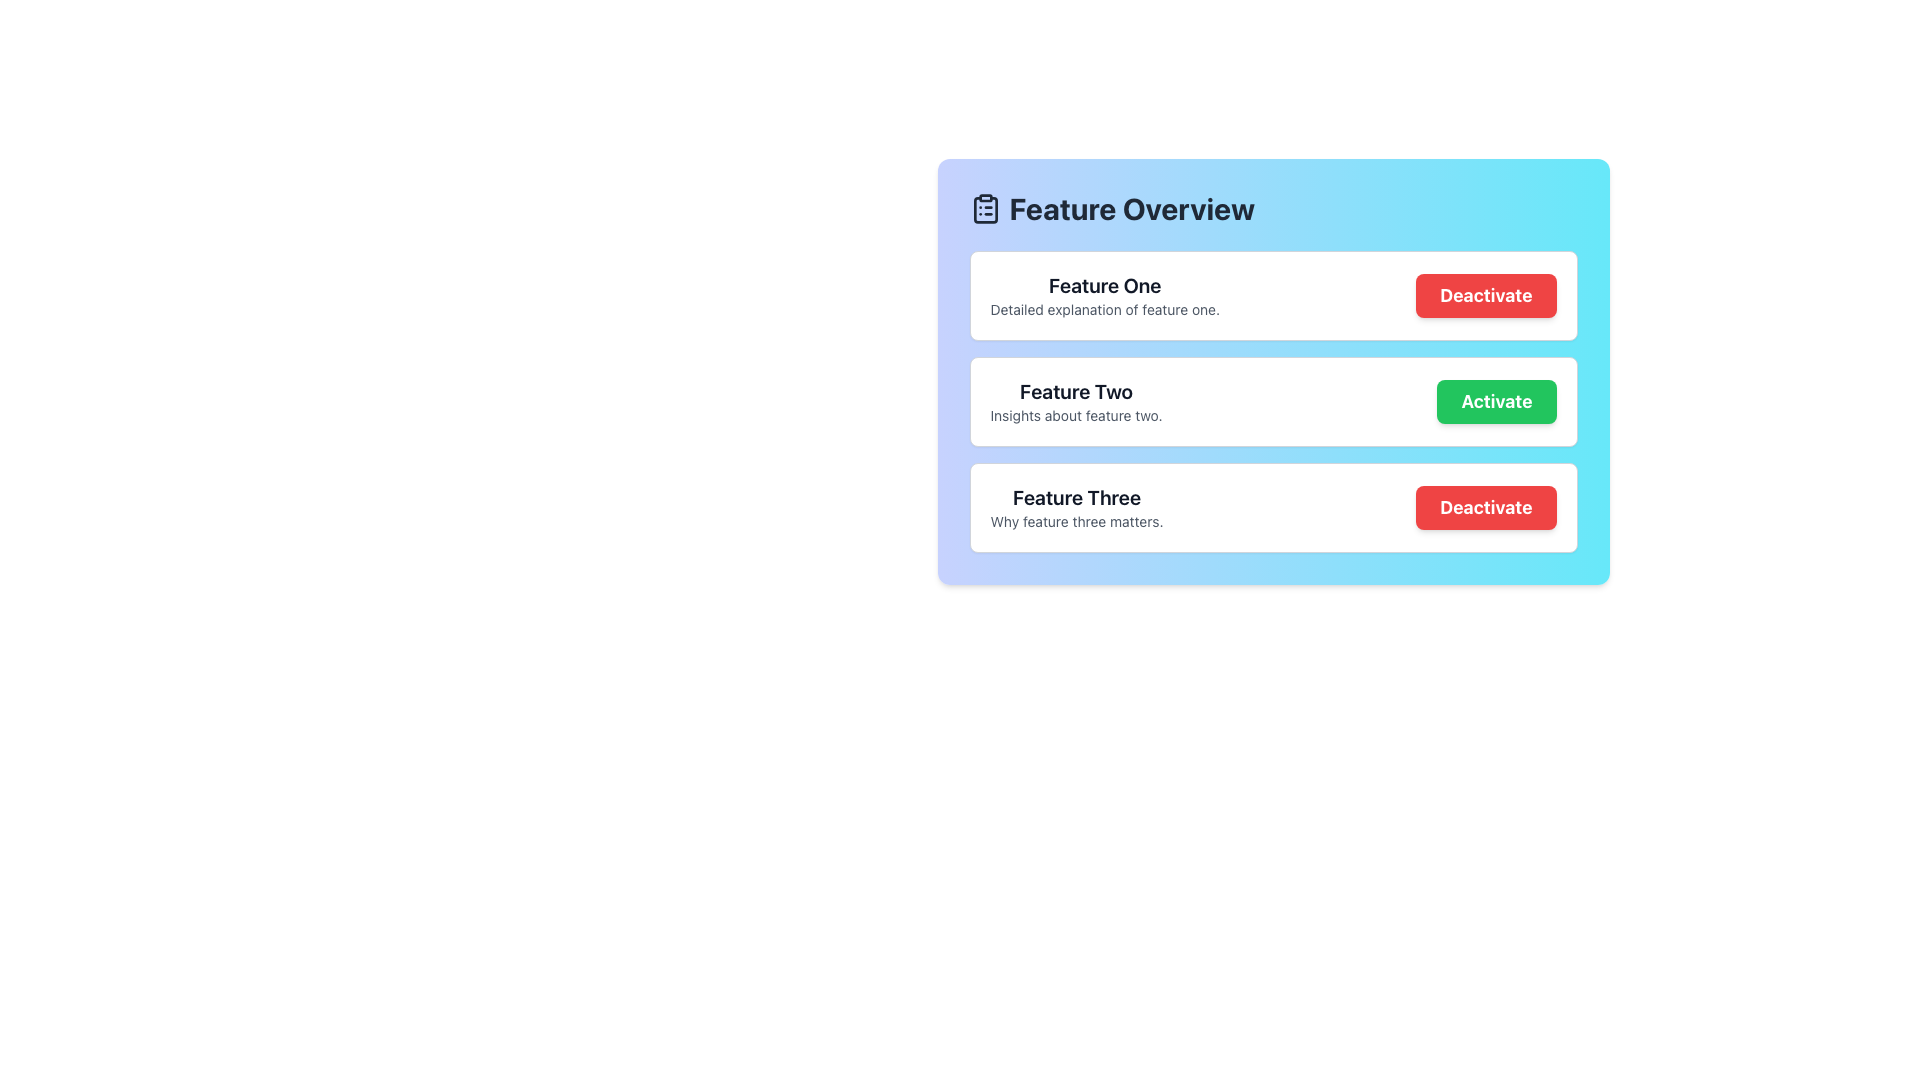 The width and height of the screenshot is (1920, 1080). What do you see at coordinates (1272, 401) in the screenshot?
I see `the second list item in the 'Feature Overview' section, which provides information about 'Feature Two' and includes an actionable button` at bounding box center [1272, 401].